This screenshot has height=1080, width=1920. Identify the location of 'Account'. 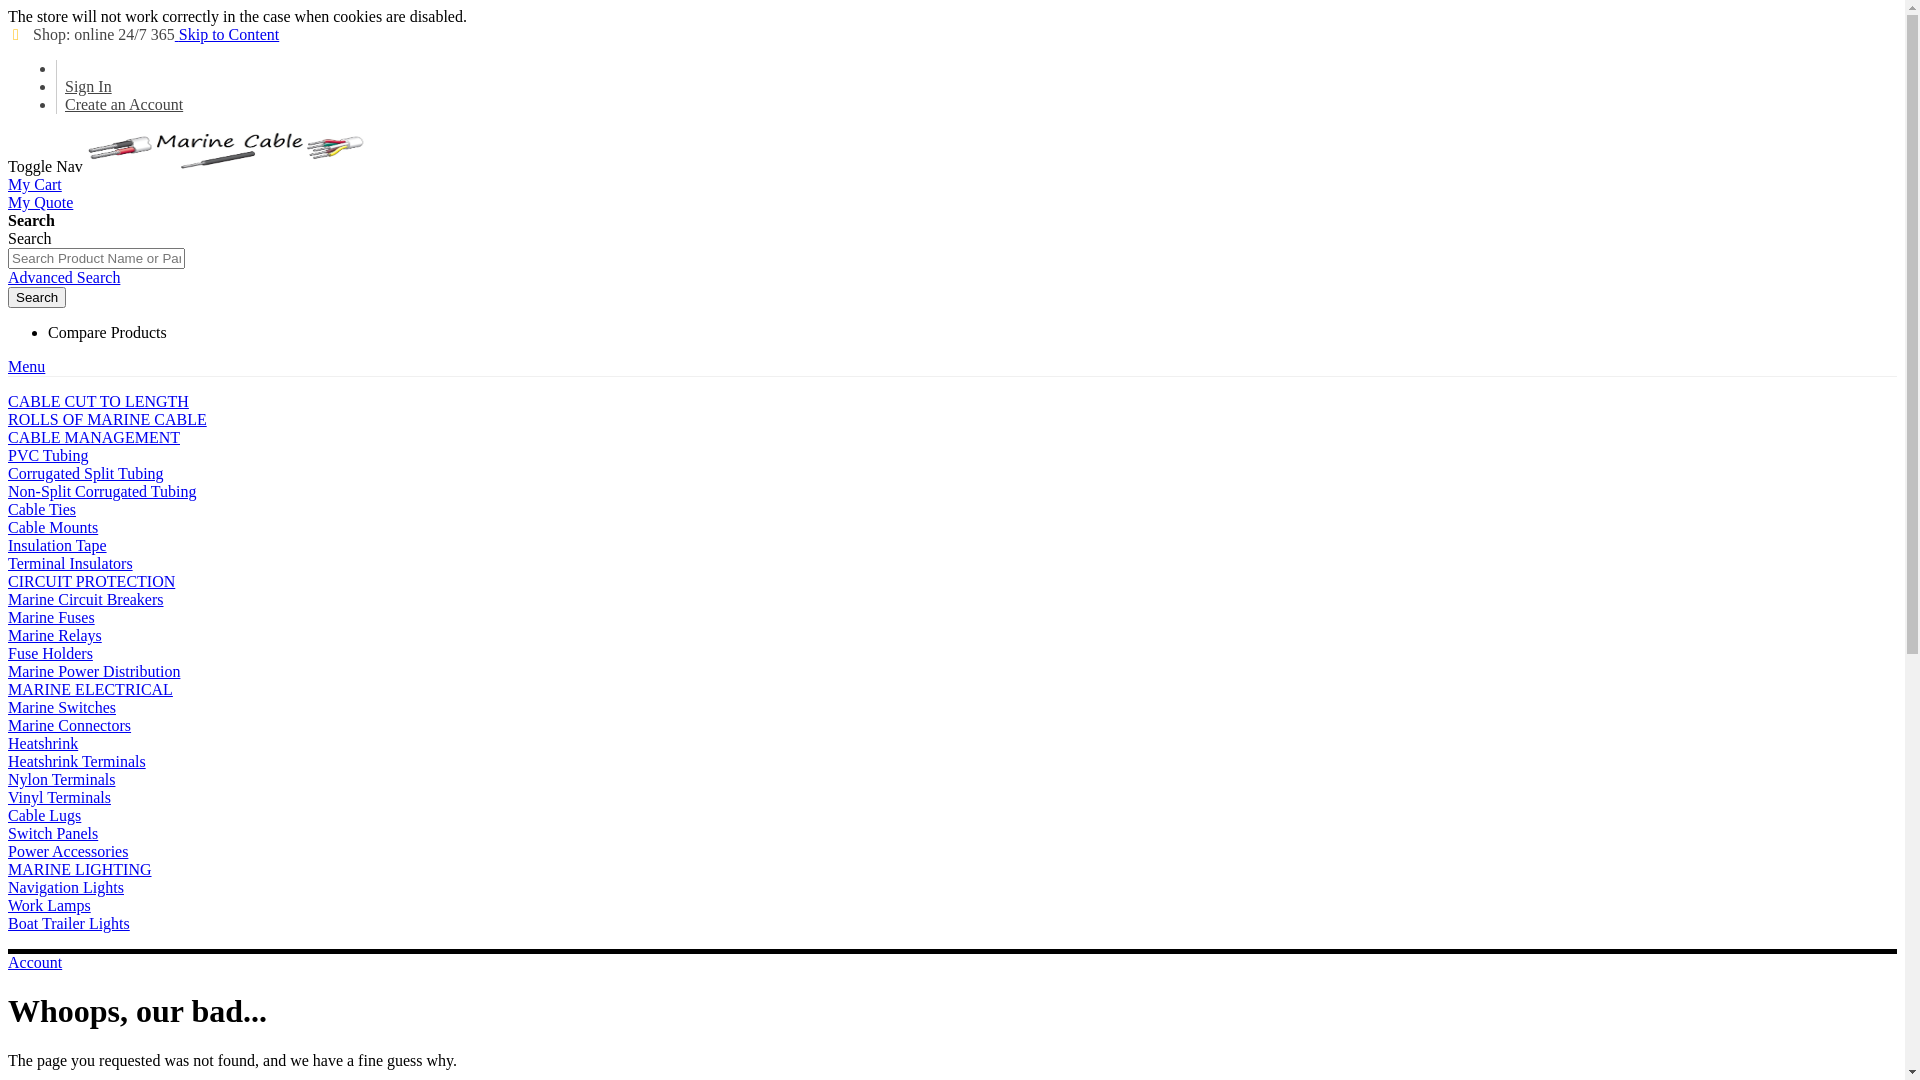
(34, 961).